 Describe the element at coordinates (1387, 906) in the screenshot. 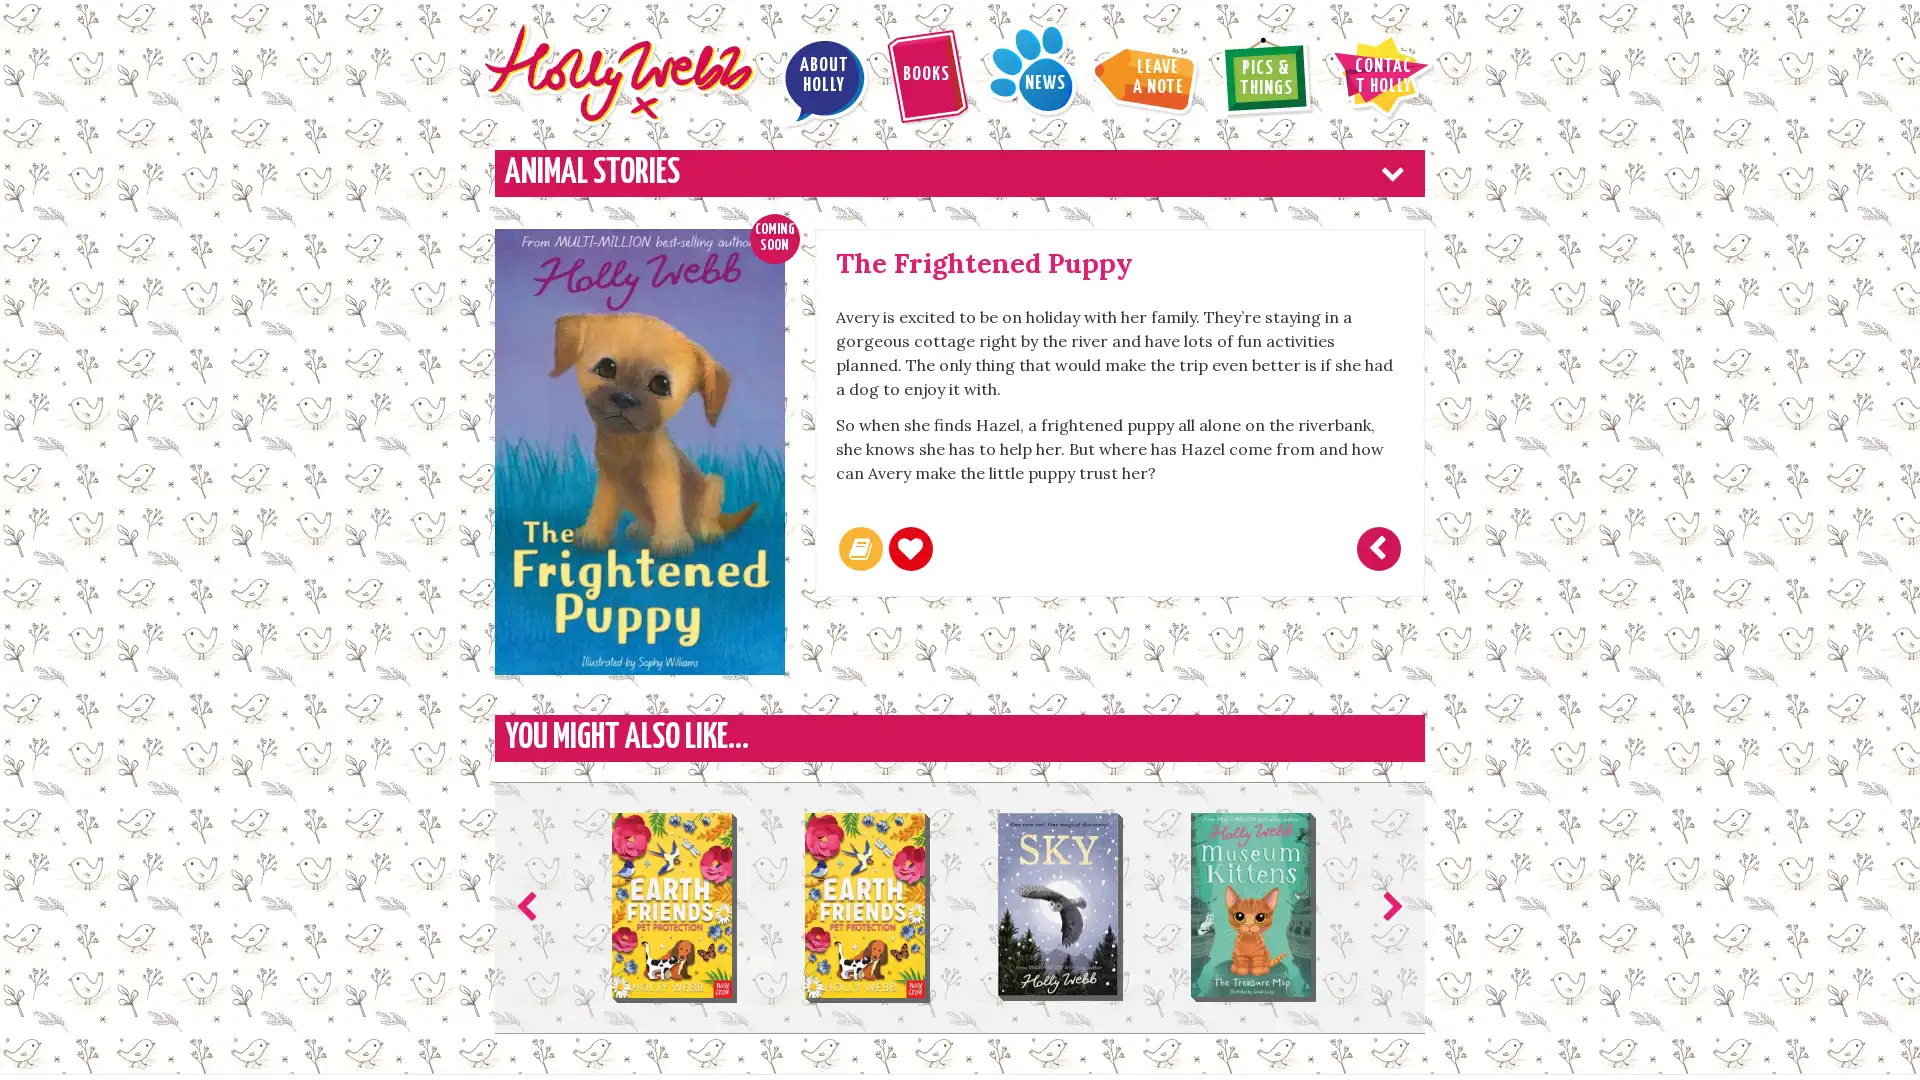

I see `Next` at that location.